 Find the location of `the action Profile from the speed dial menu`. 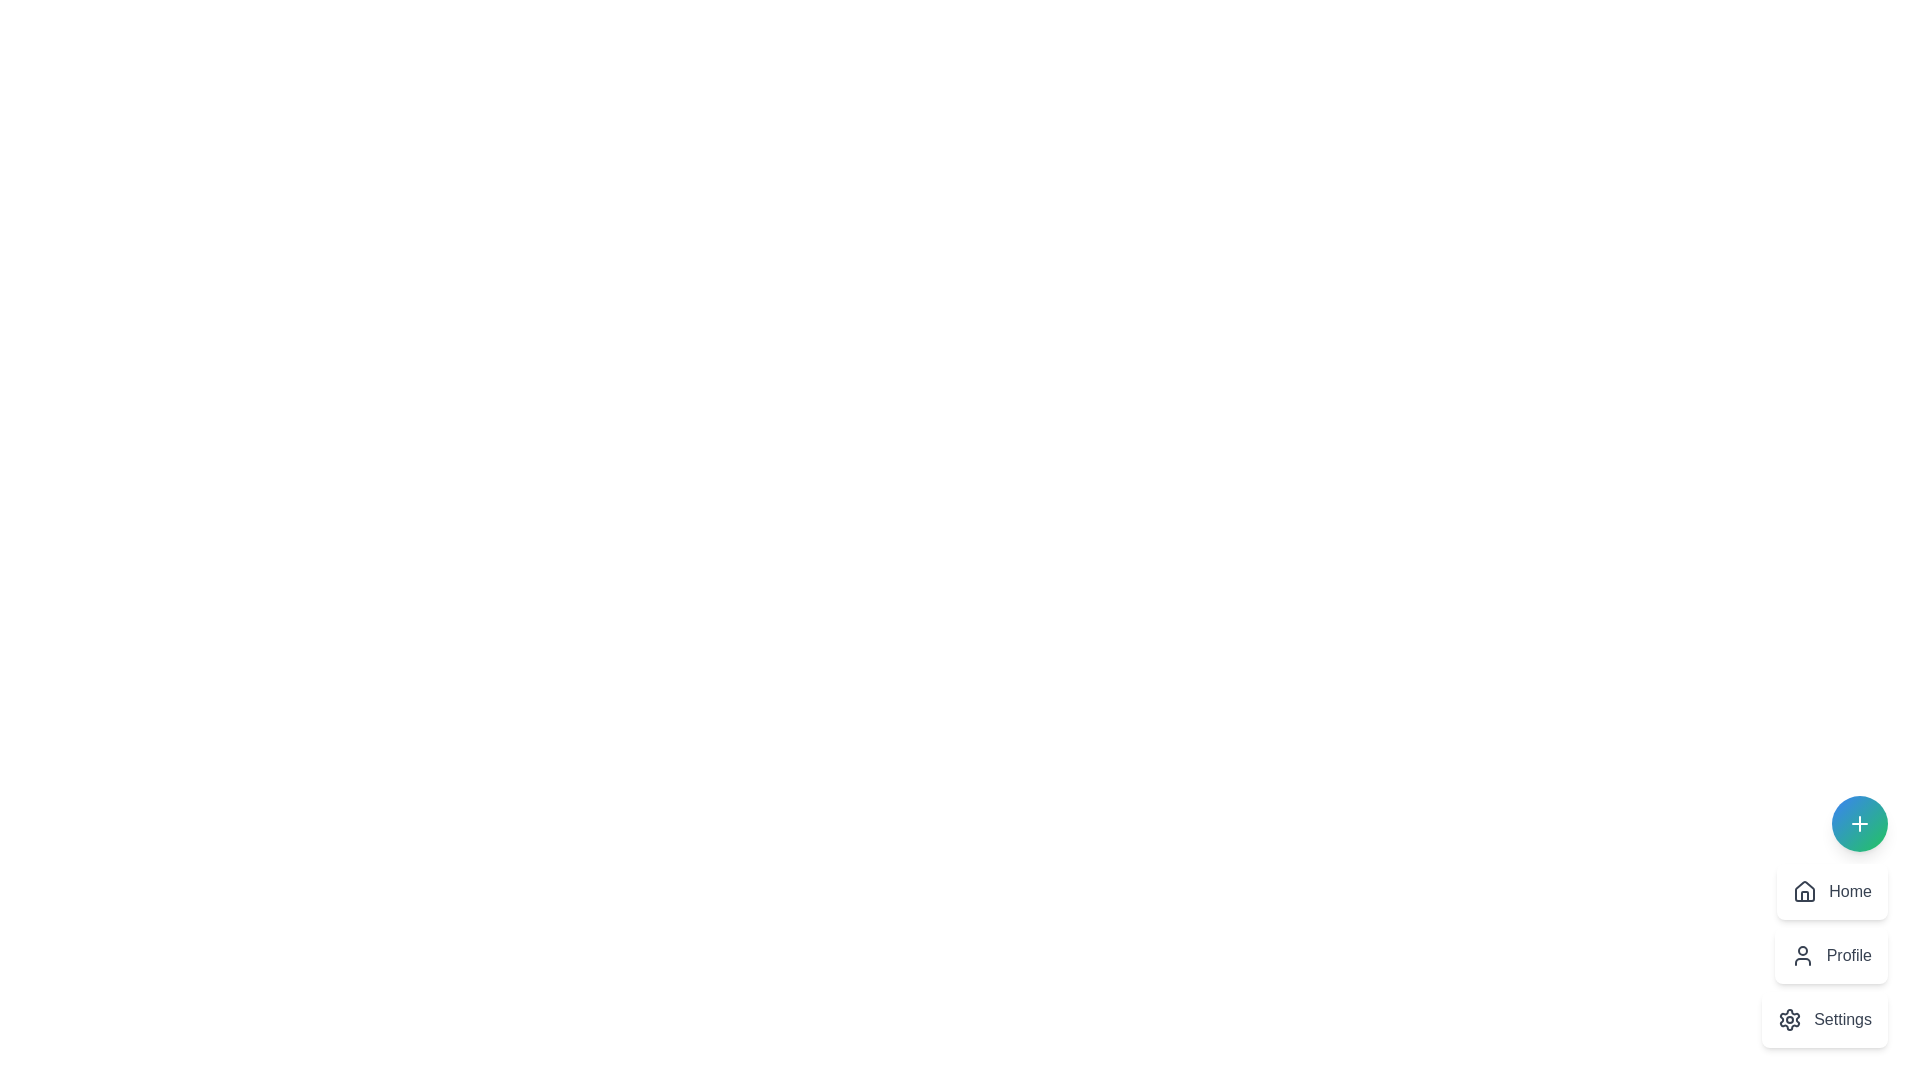

the action Profile from the speed dial menu is located at coordinates (1831, 955).